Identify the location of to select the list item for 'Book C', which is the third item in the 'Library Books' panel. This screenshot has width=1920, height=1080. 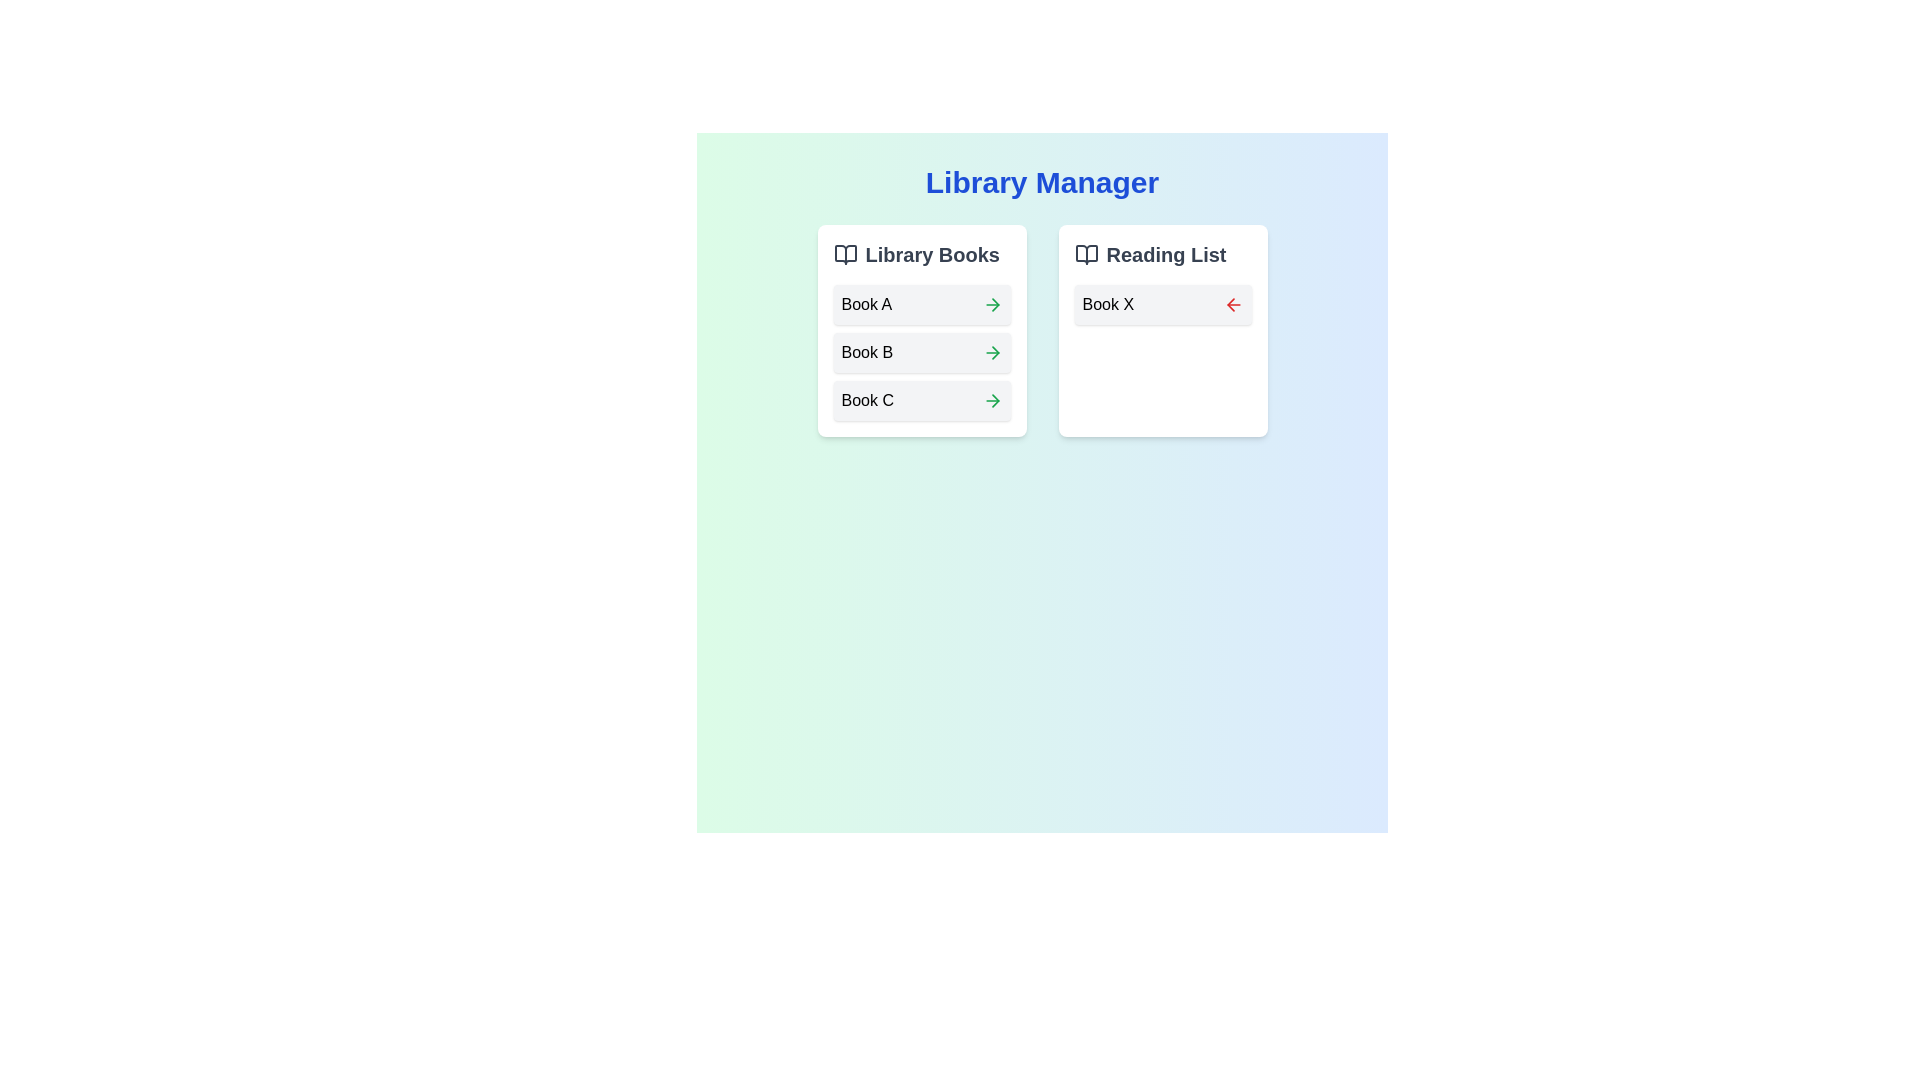
(920, 401).